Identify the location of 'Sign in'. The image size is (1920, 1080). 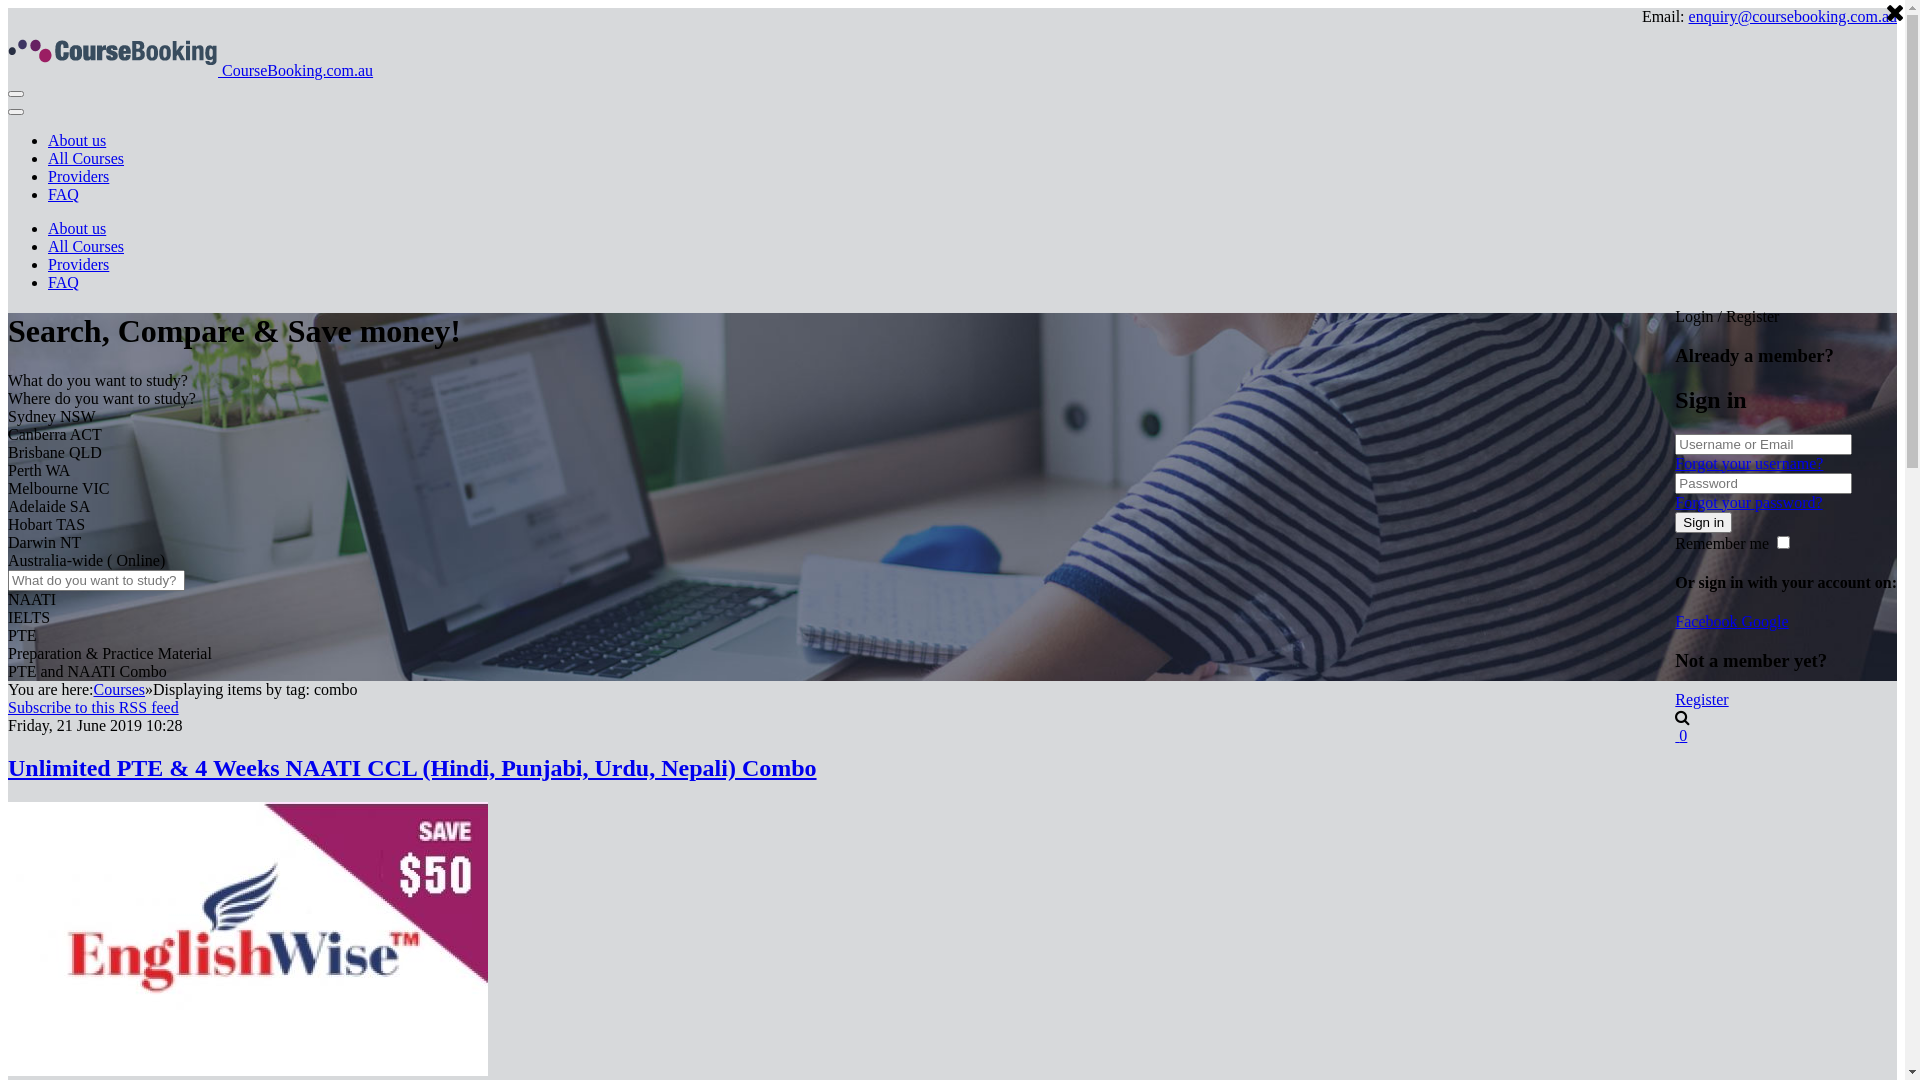
(1702, 521).